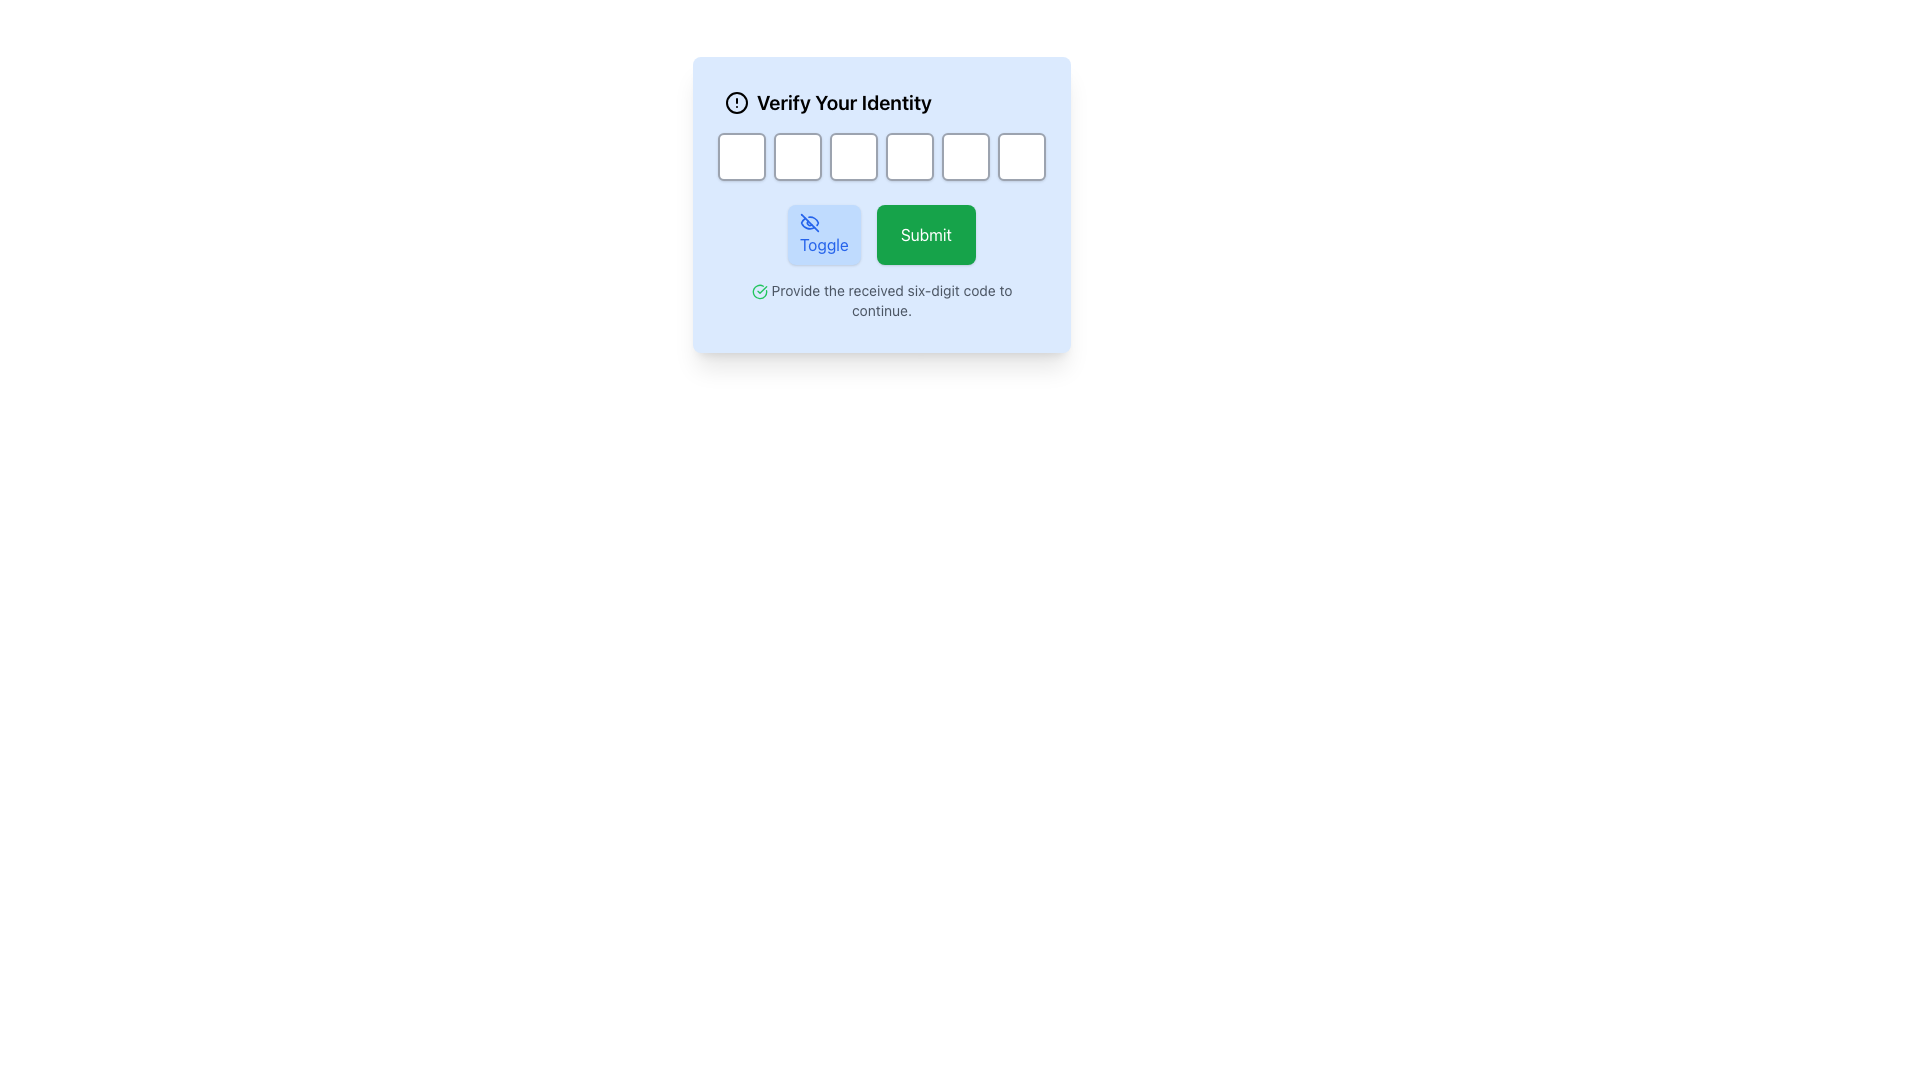  Describe the element at coordinates (925, 234) in the screenshot. I see `the submit button located to the right of the blue 'Toggle' button` at that location.